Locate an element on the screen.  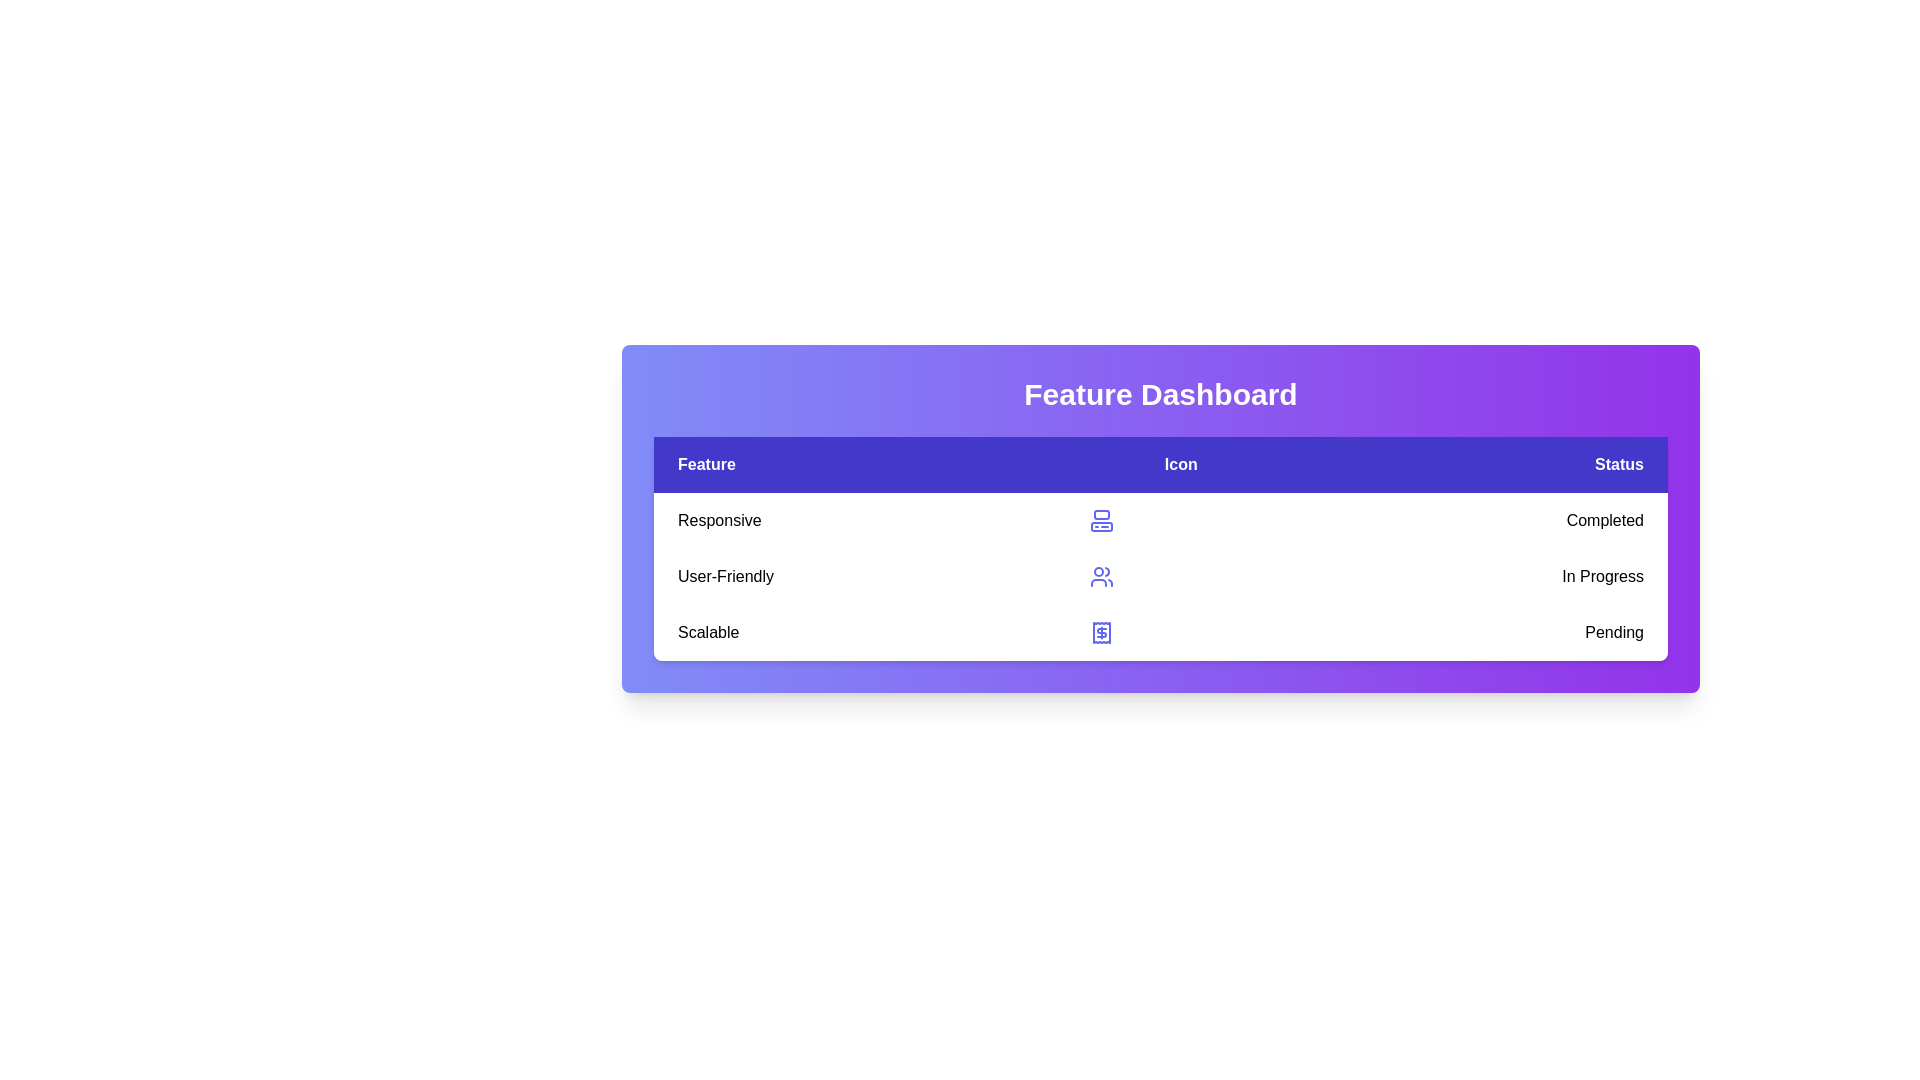
the user-friendly computer icon, which is the second icon in the 'Icon' column of the table, featuring an indigo gradient color and distinct shape is located at coordinates (1100, 519).